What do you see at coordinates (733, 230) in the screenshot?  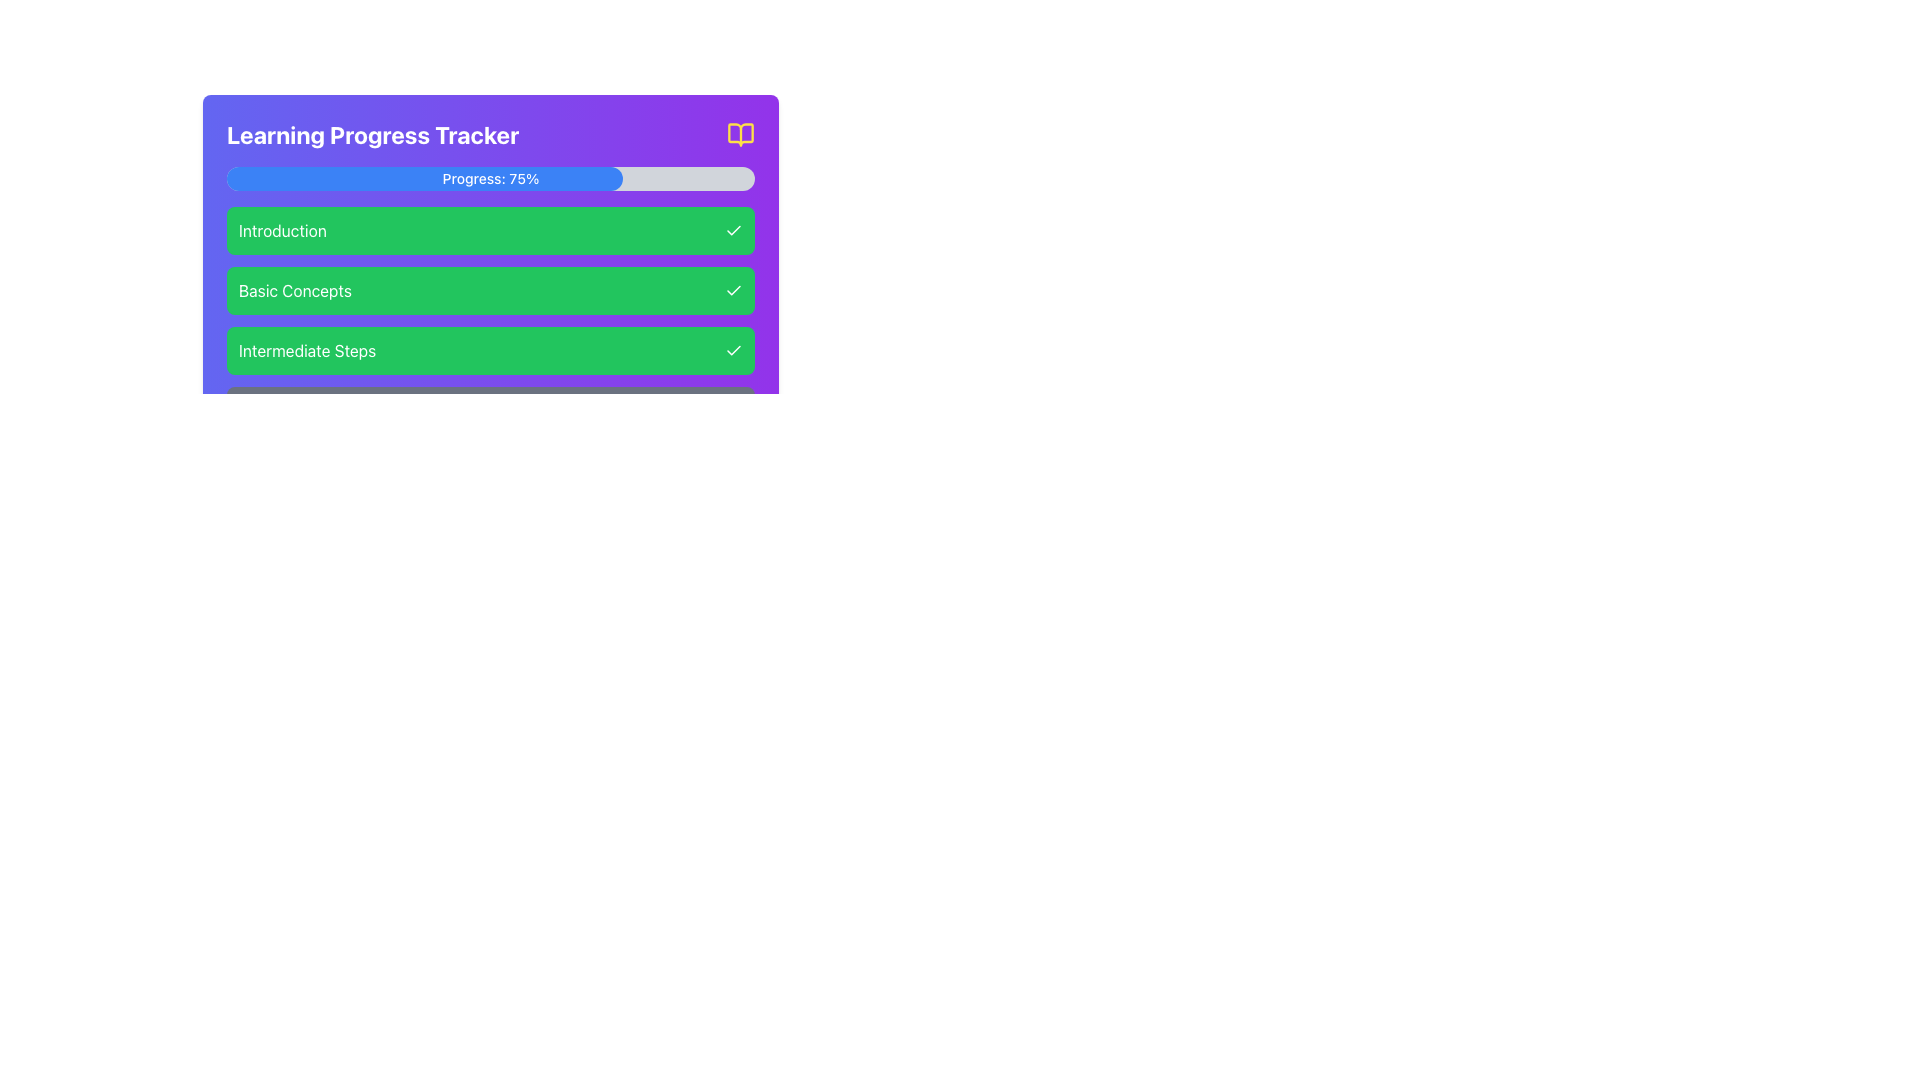 I see `the white checkmark icon located on the right side of the green rectangular button labeled 'Introduction'` at bounding box center [733, 230].